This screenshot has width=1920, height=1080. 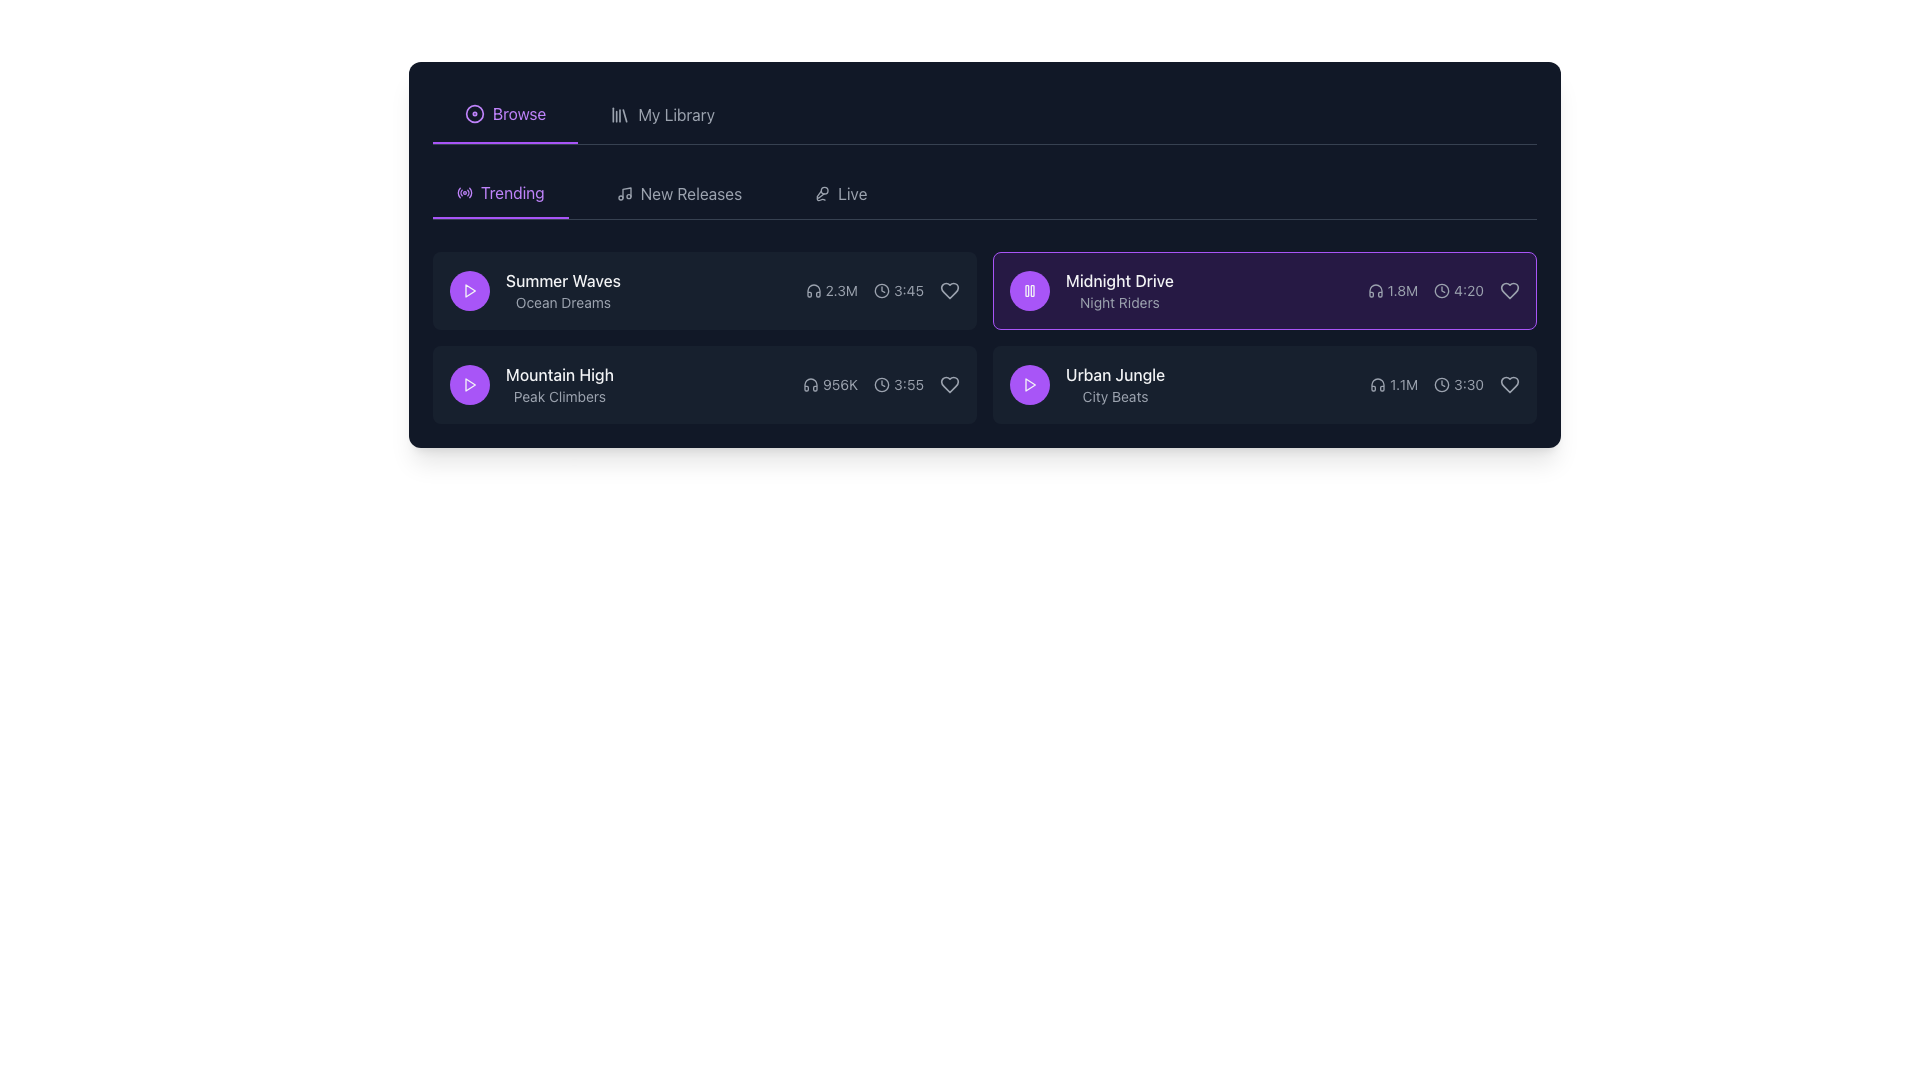 I want to click on displayed metric of the text label showing '1.8M' next to the headphones icon, positioned in the middle section of the row for the 'Midnight Drive' track, so click(x=1391, y=290).